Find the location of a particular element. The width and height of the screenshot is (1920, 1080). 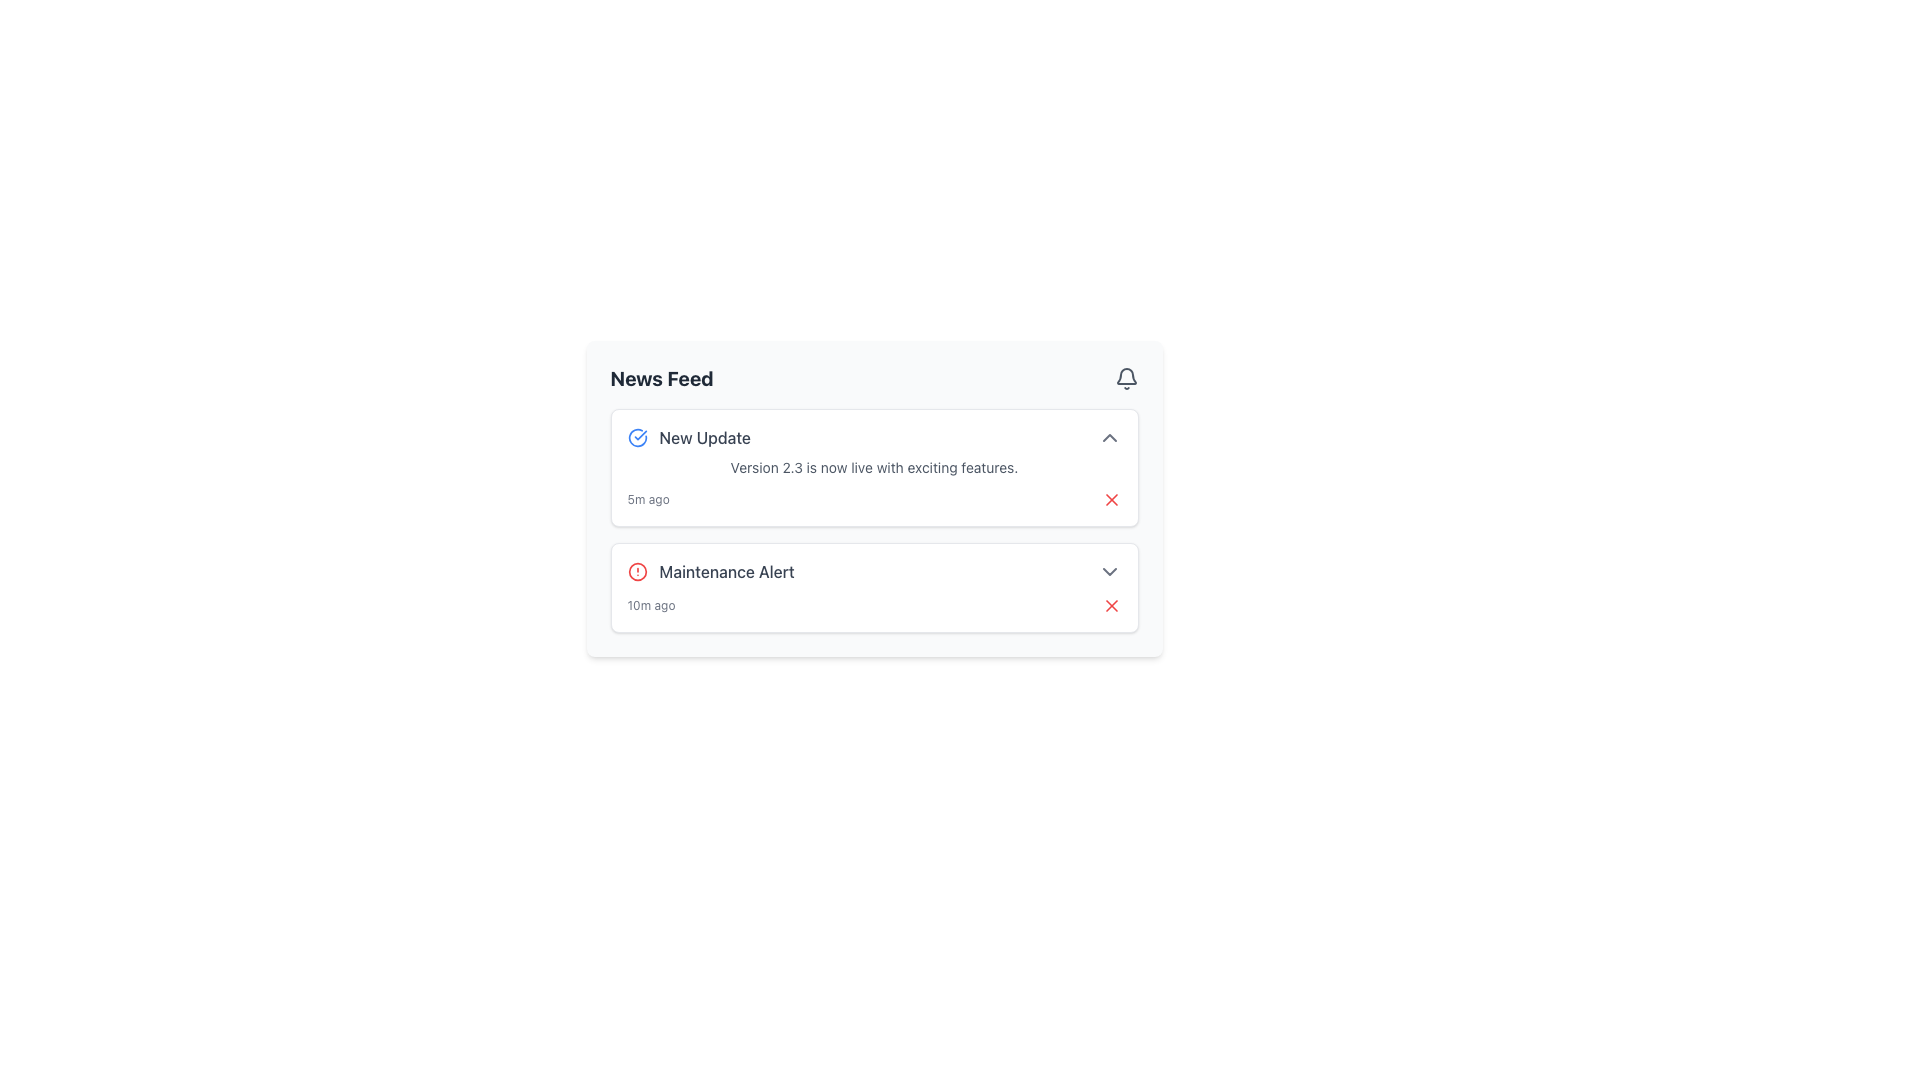

the circular icon with a checkmark representing confirmation, located in the 'News Feed' section before the 'New Update' text is located at coordinates (636, 437).